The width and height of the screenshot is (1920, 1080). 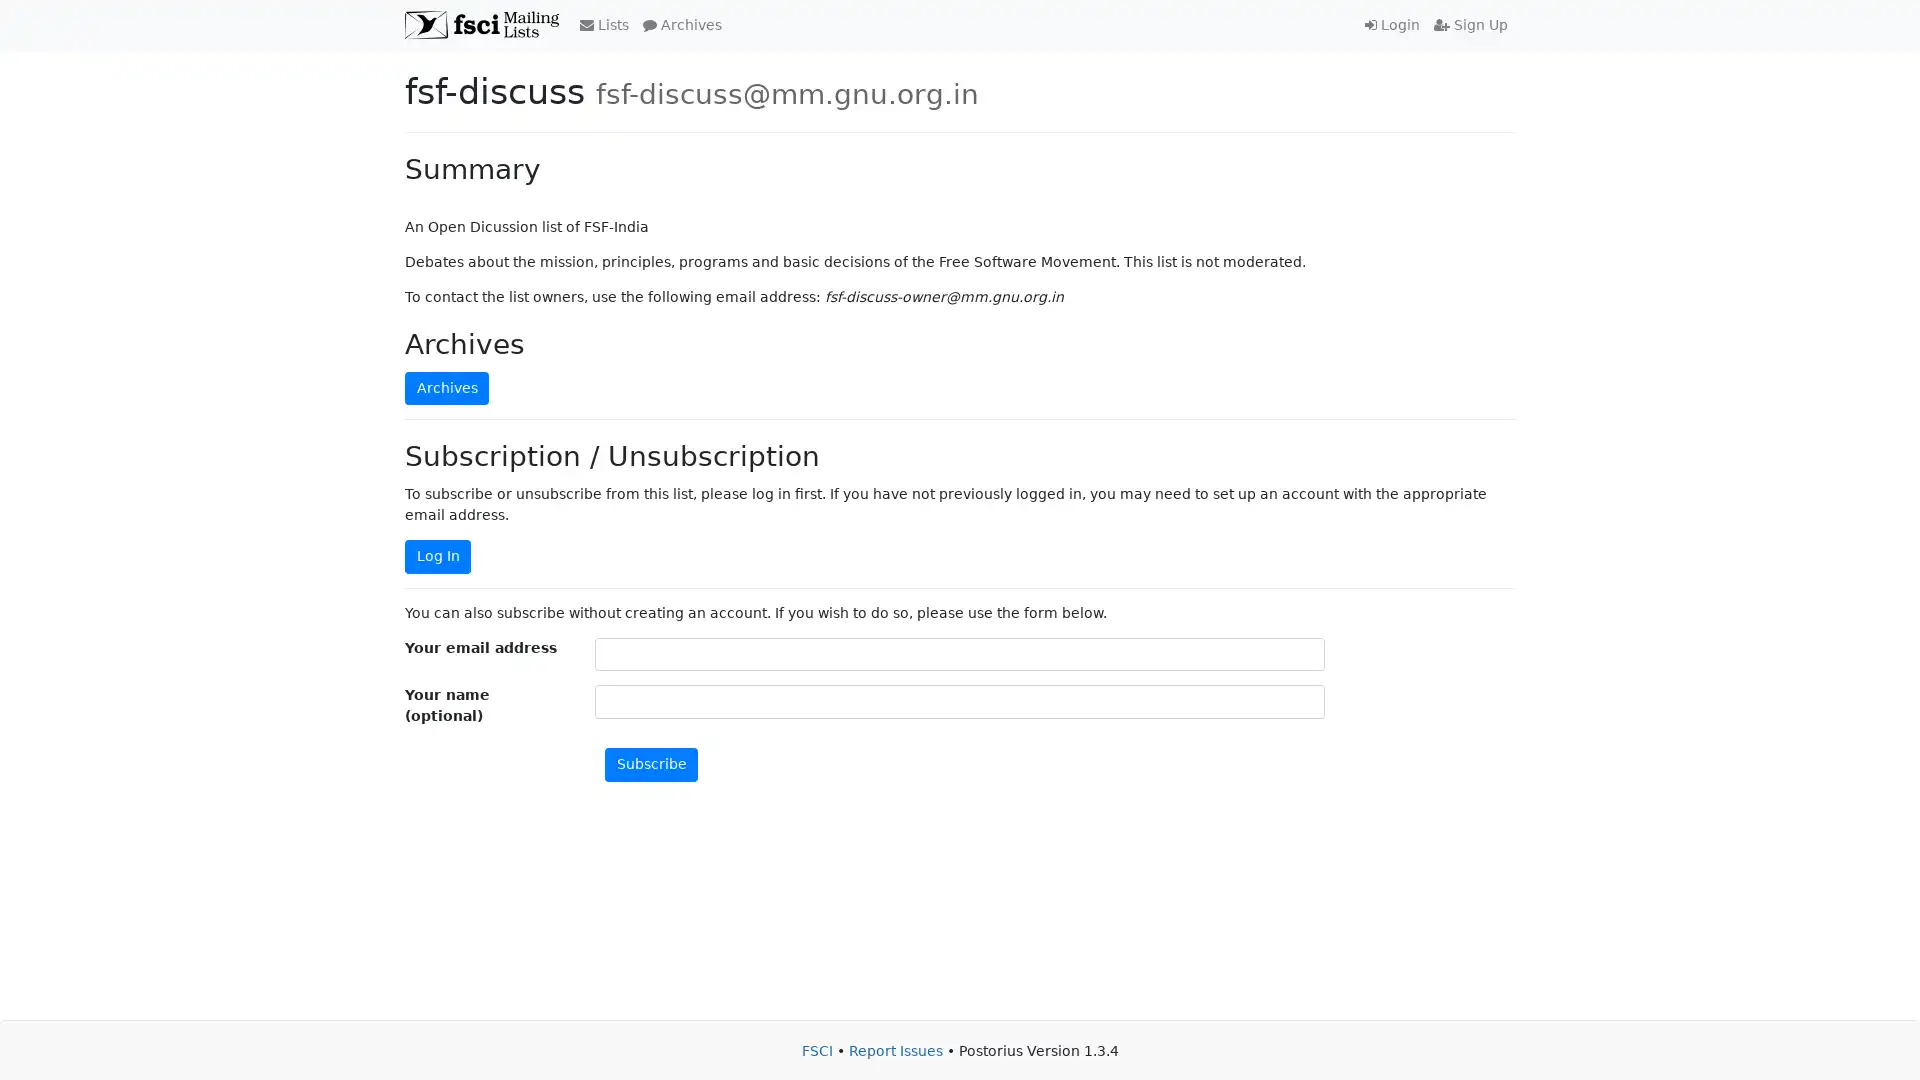 I want to click on Subscribe, so click(x=651, y=764).